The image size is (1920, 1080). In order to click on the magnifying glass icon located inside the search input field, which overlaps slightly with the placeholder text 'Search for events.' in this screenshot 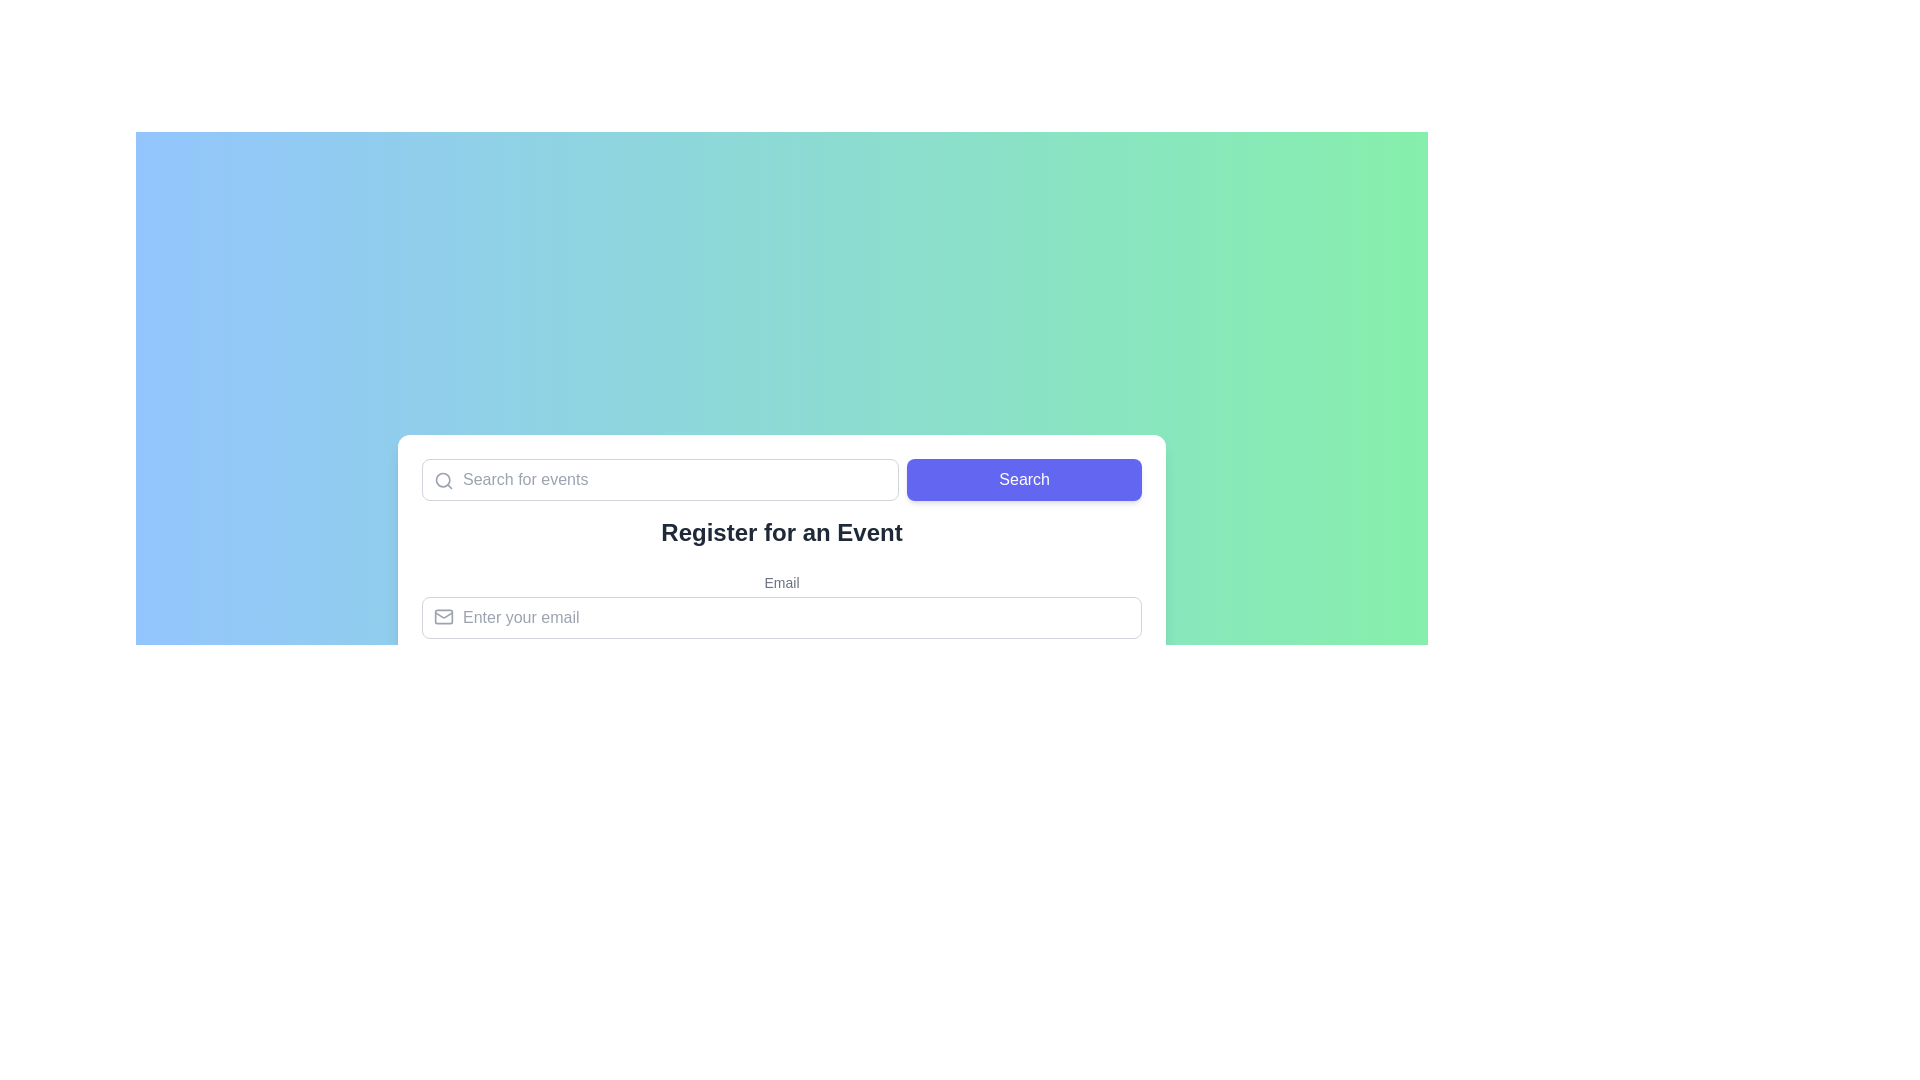, I will do `click(443, 481)`.